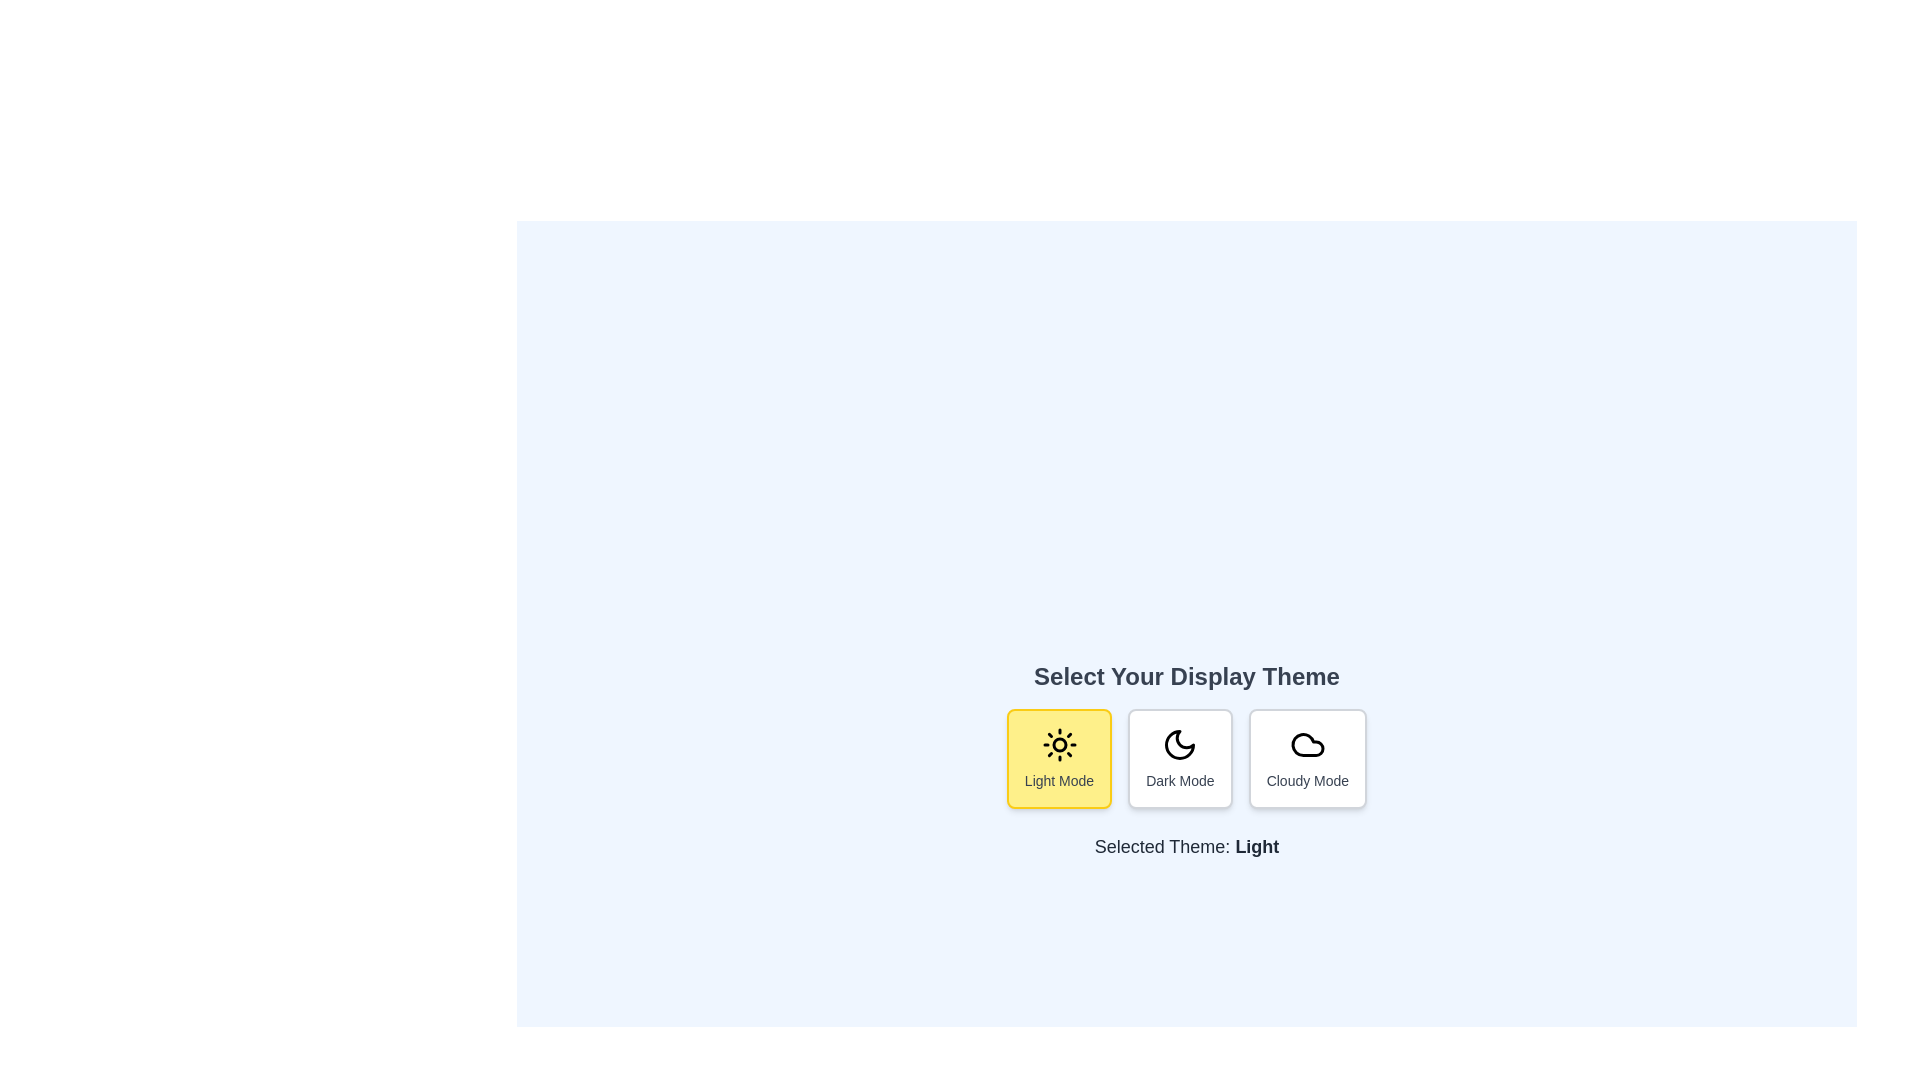 The height and width of the screenshot is (1080, 1920). What do you see at coordinates (1307, 759) in the screenshot?
I see `the Cloudy Mode button to see its hover effect` at bounding box center [1307, 759].